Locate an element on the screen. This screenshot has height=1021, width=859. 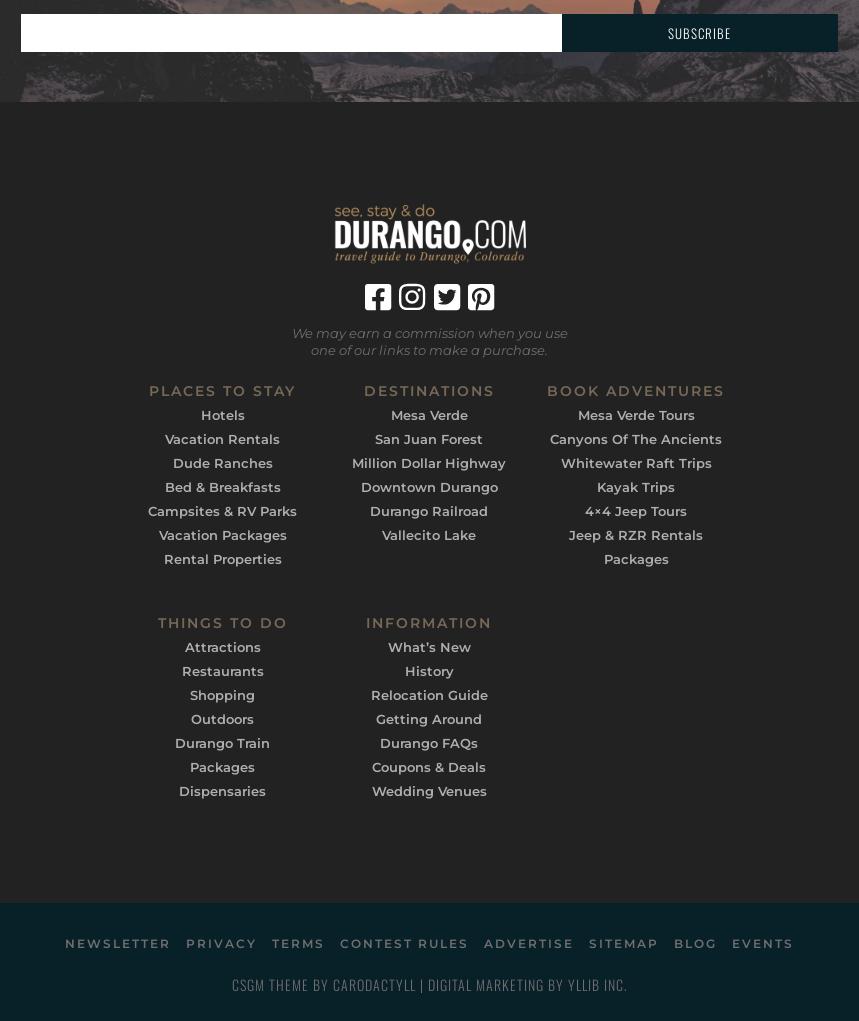
'Rental Properties' is located at coordinates (221, 556).